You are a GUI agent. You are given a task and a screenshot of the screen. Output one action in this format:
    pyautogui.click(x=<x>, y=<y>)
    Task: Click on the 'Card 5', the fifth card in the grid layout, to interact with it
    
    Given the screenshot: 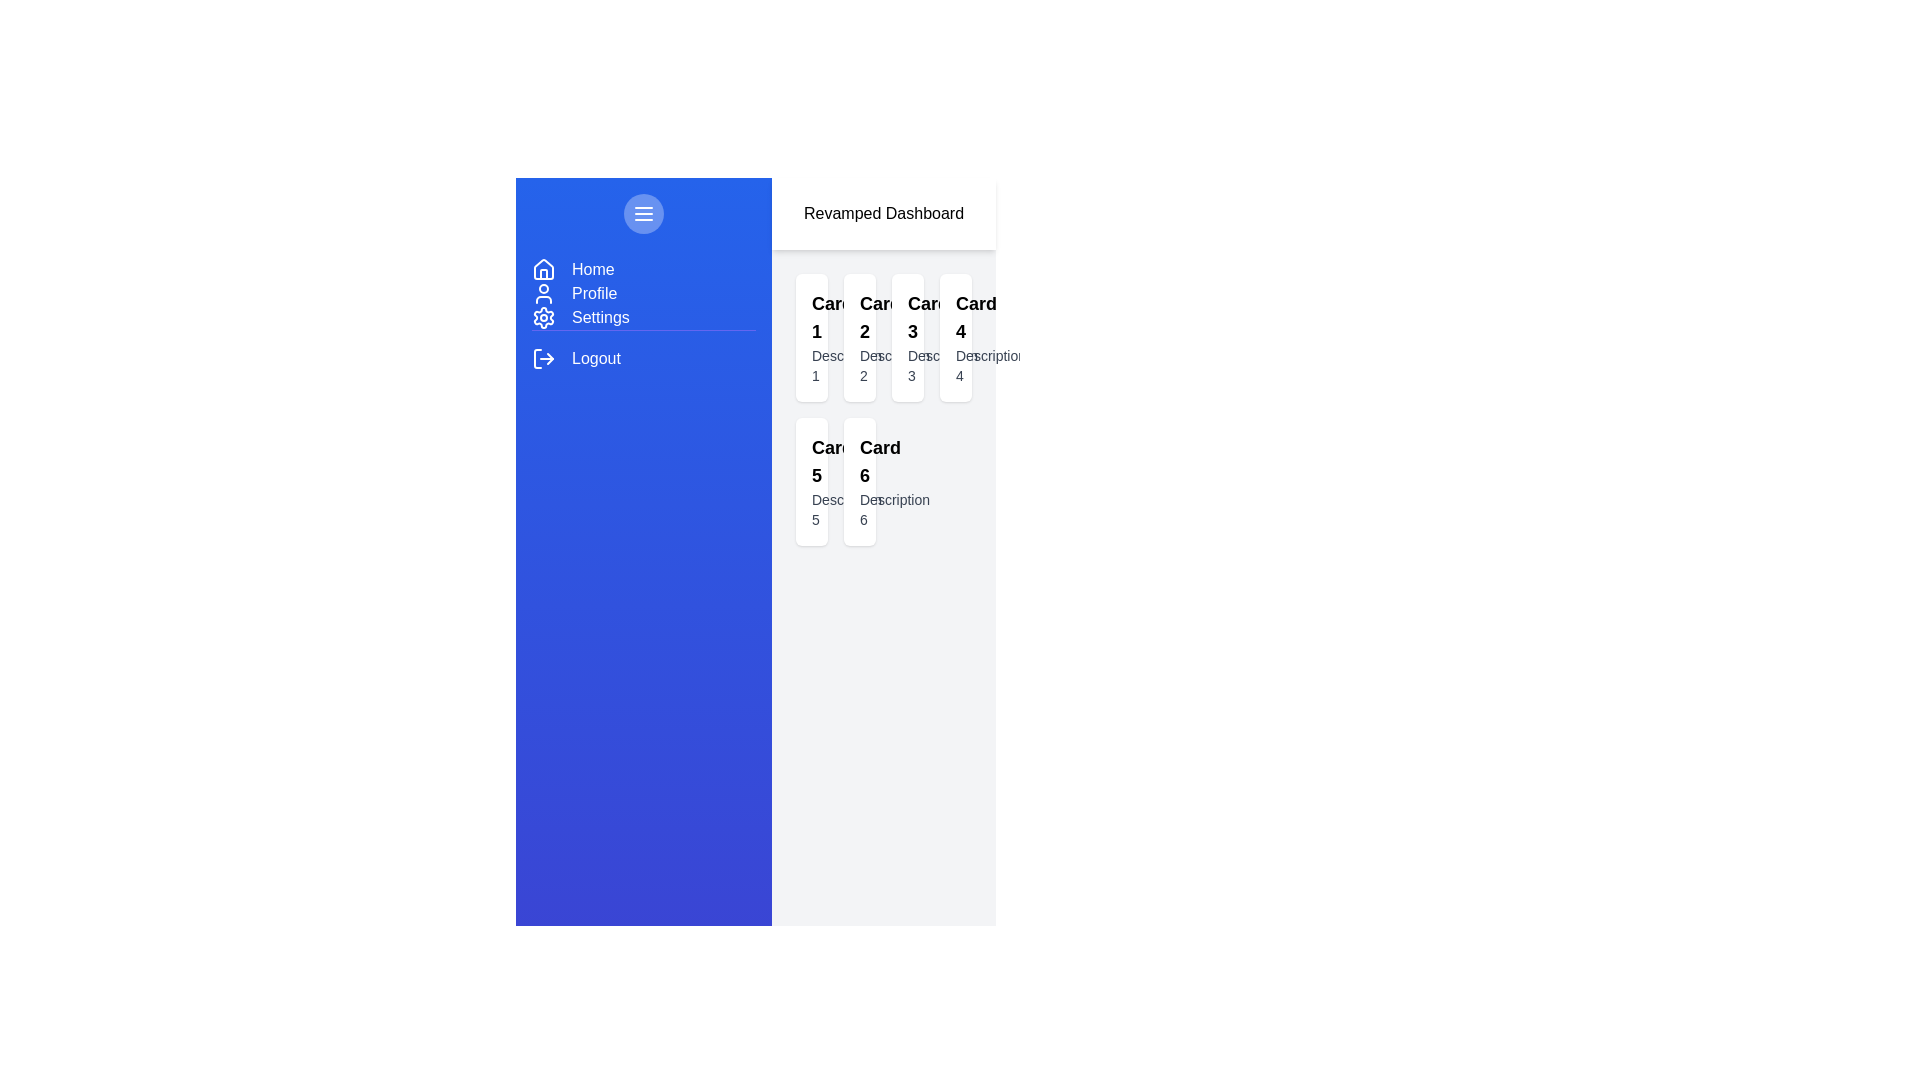 What is the action you would take?
    pyautogui.click(x=811, y=482)
    